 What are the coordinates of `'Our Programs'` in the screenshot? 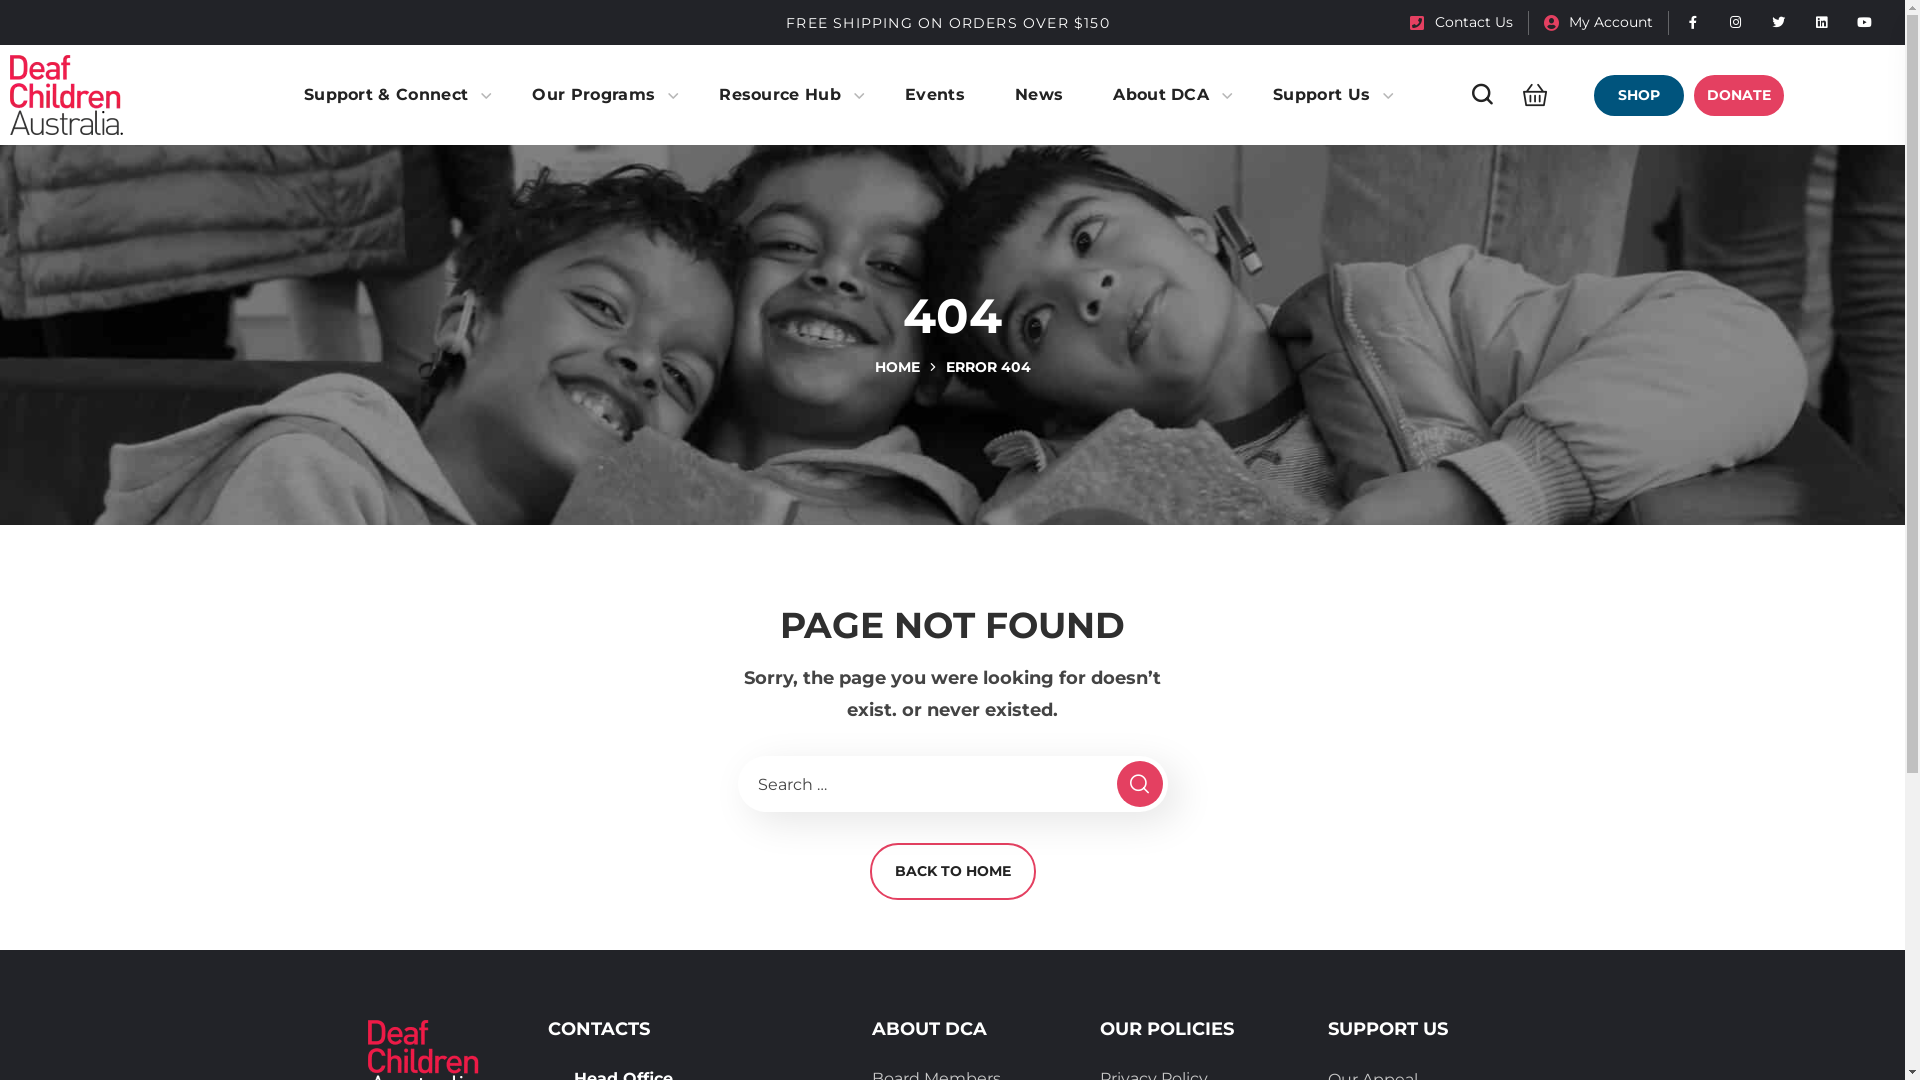 It's located at (599, 95).